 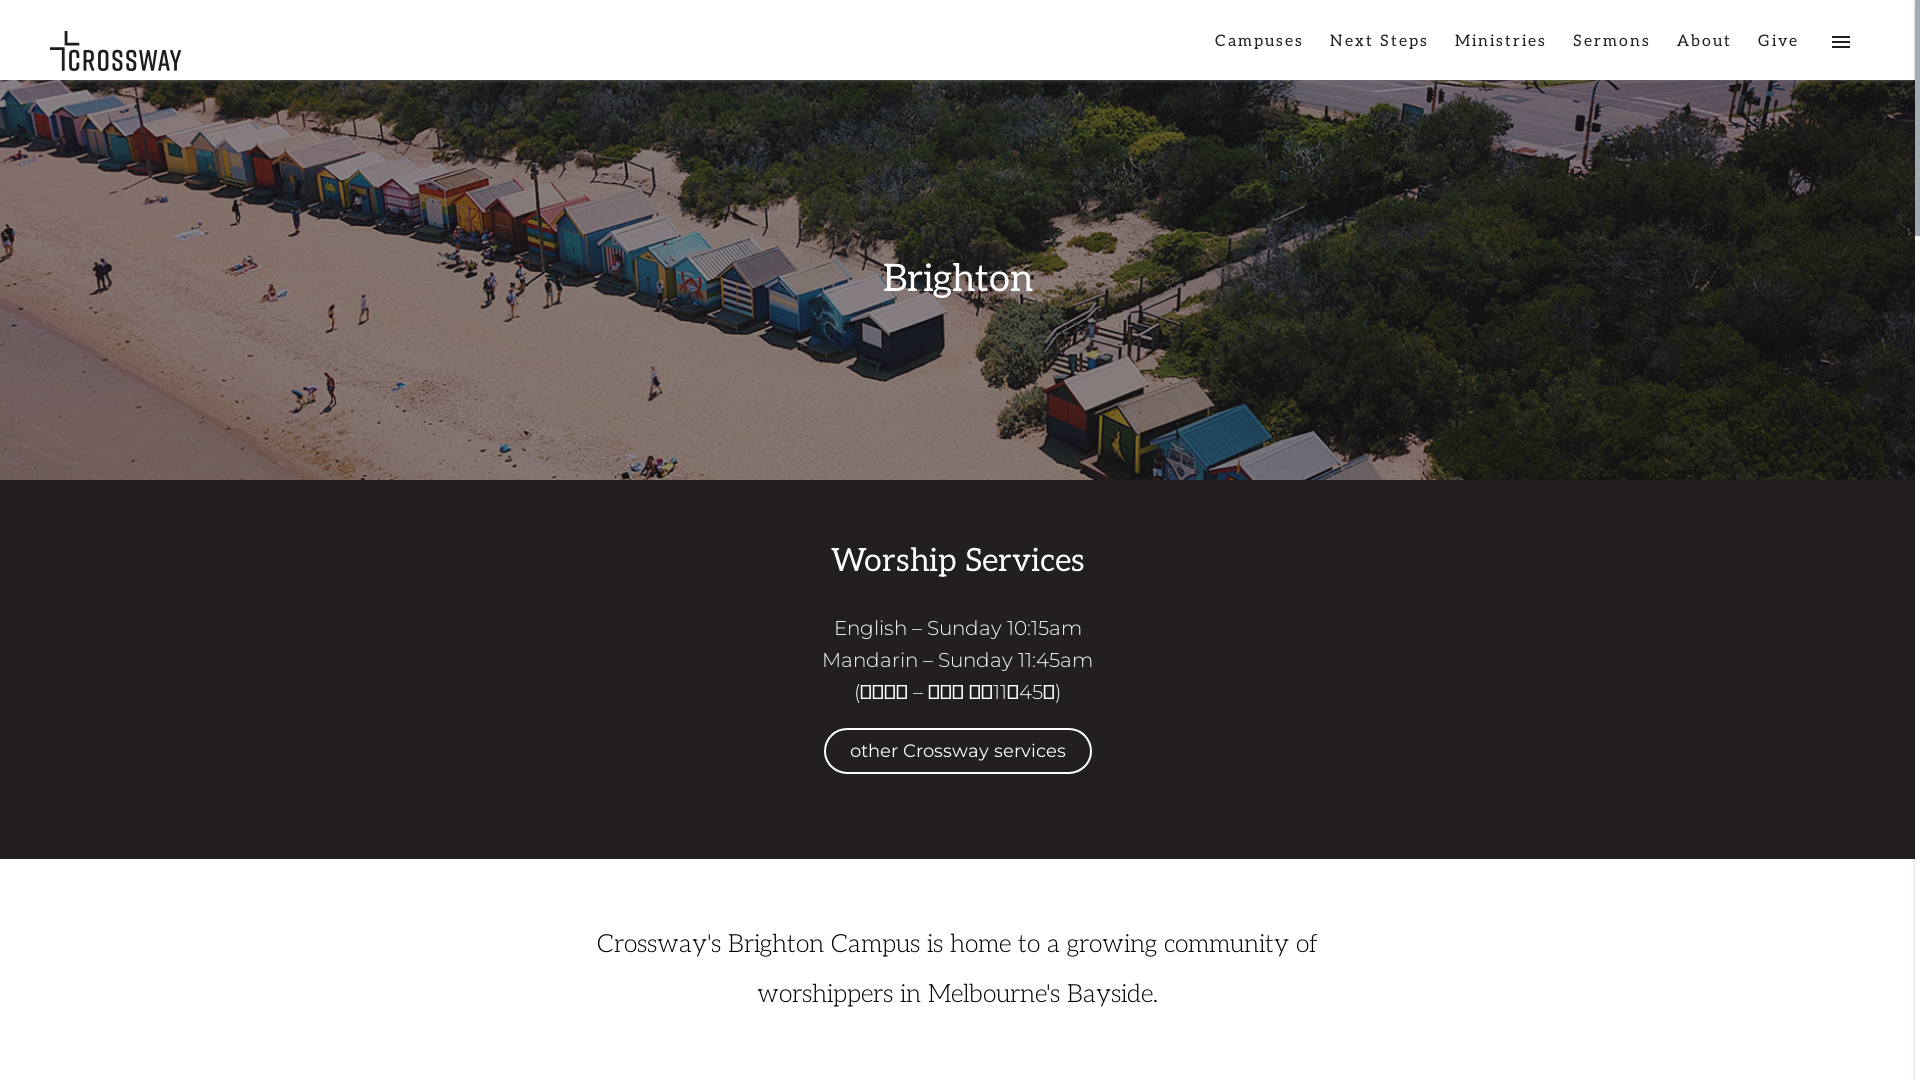 I want to click on 'Give', so click(x=1778, y=49).